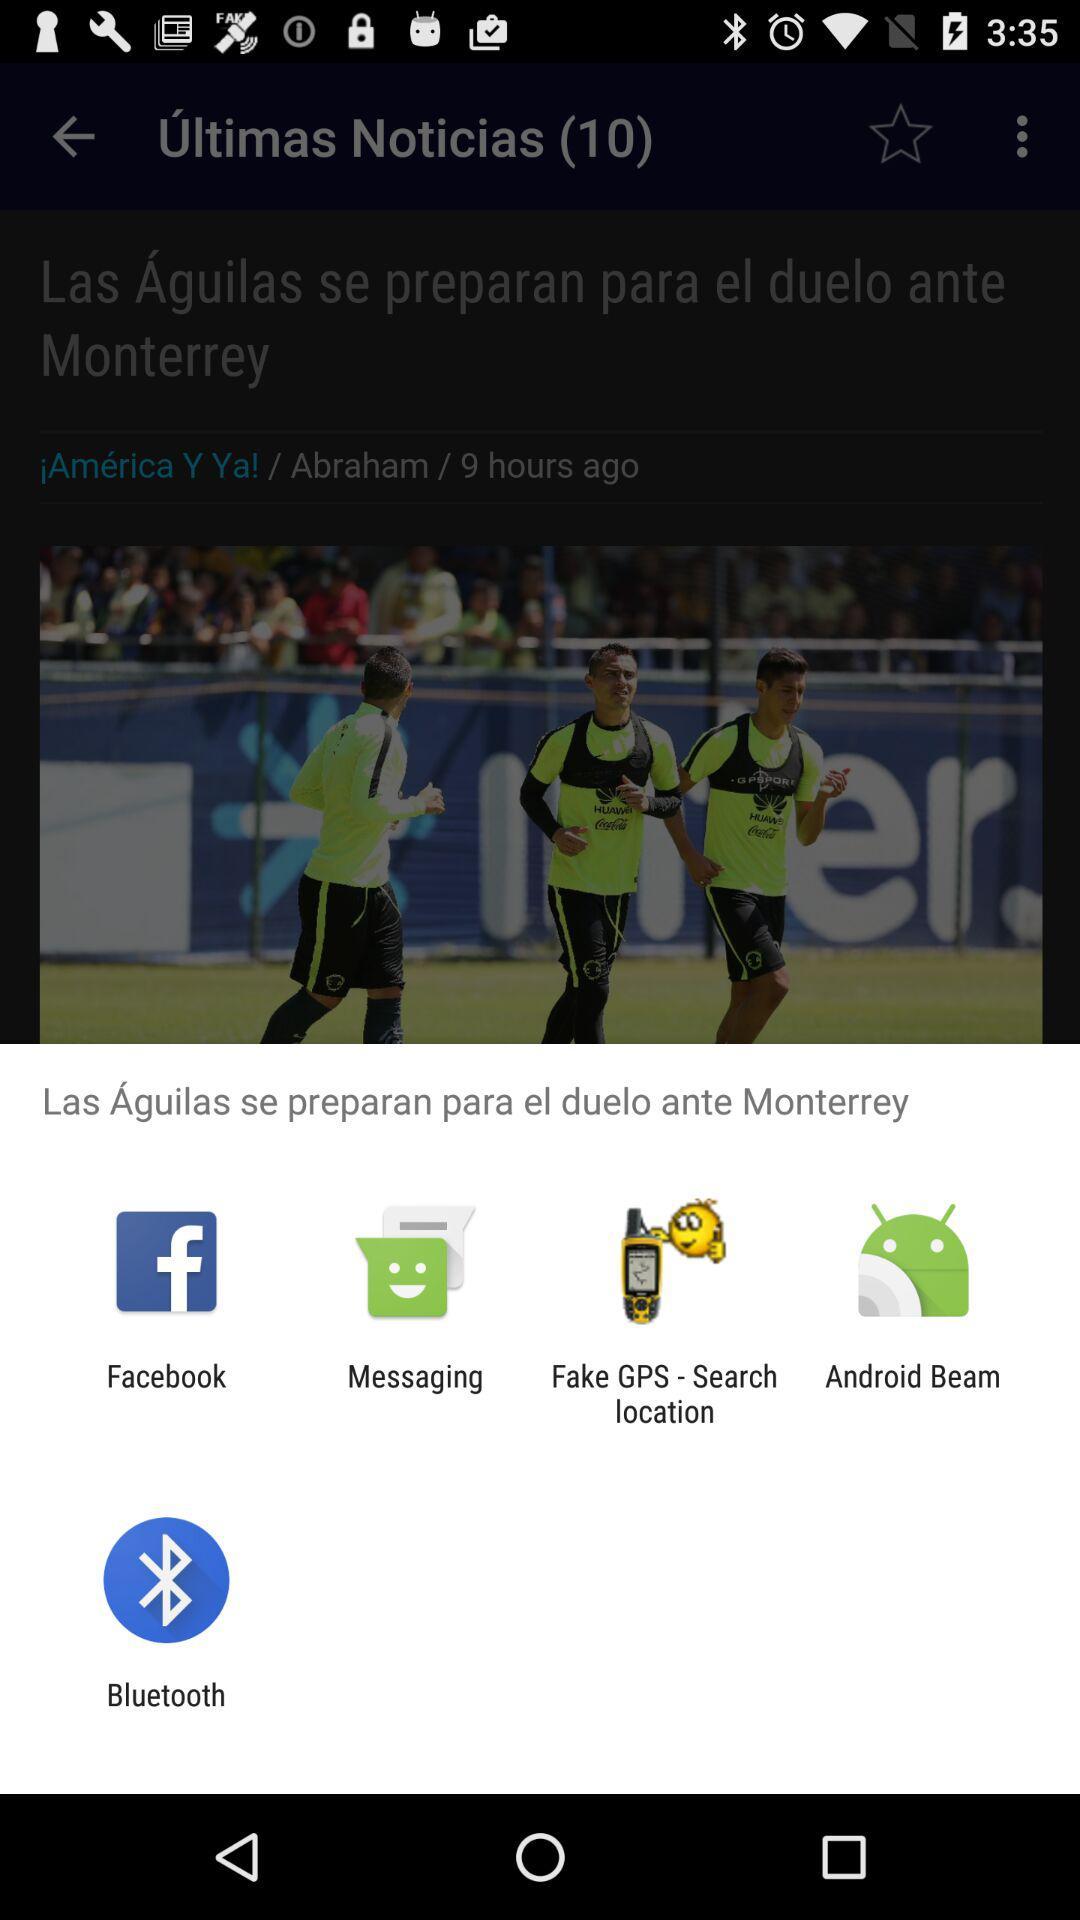  Describe the element at coordinates (165, 1392) in the screenshot. I see `icon next to the messaging item` at that location.